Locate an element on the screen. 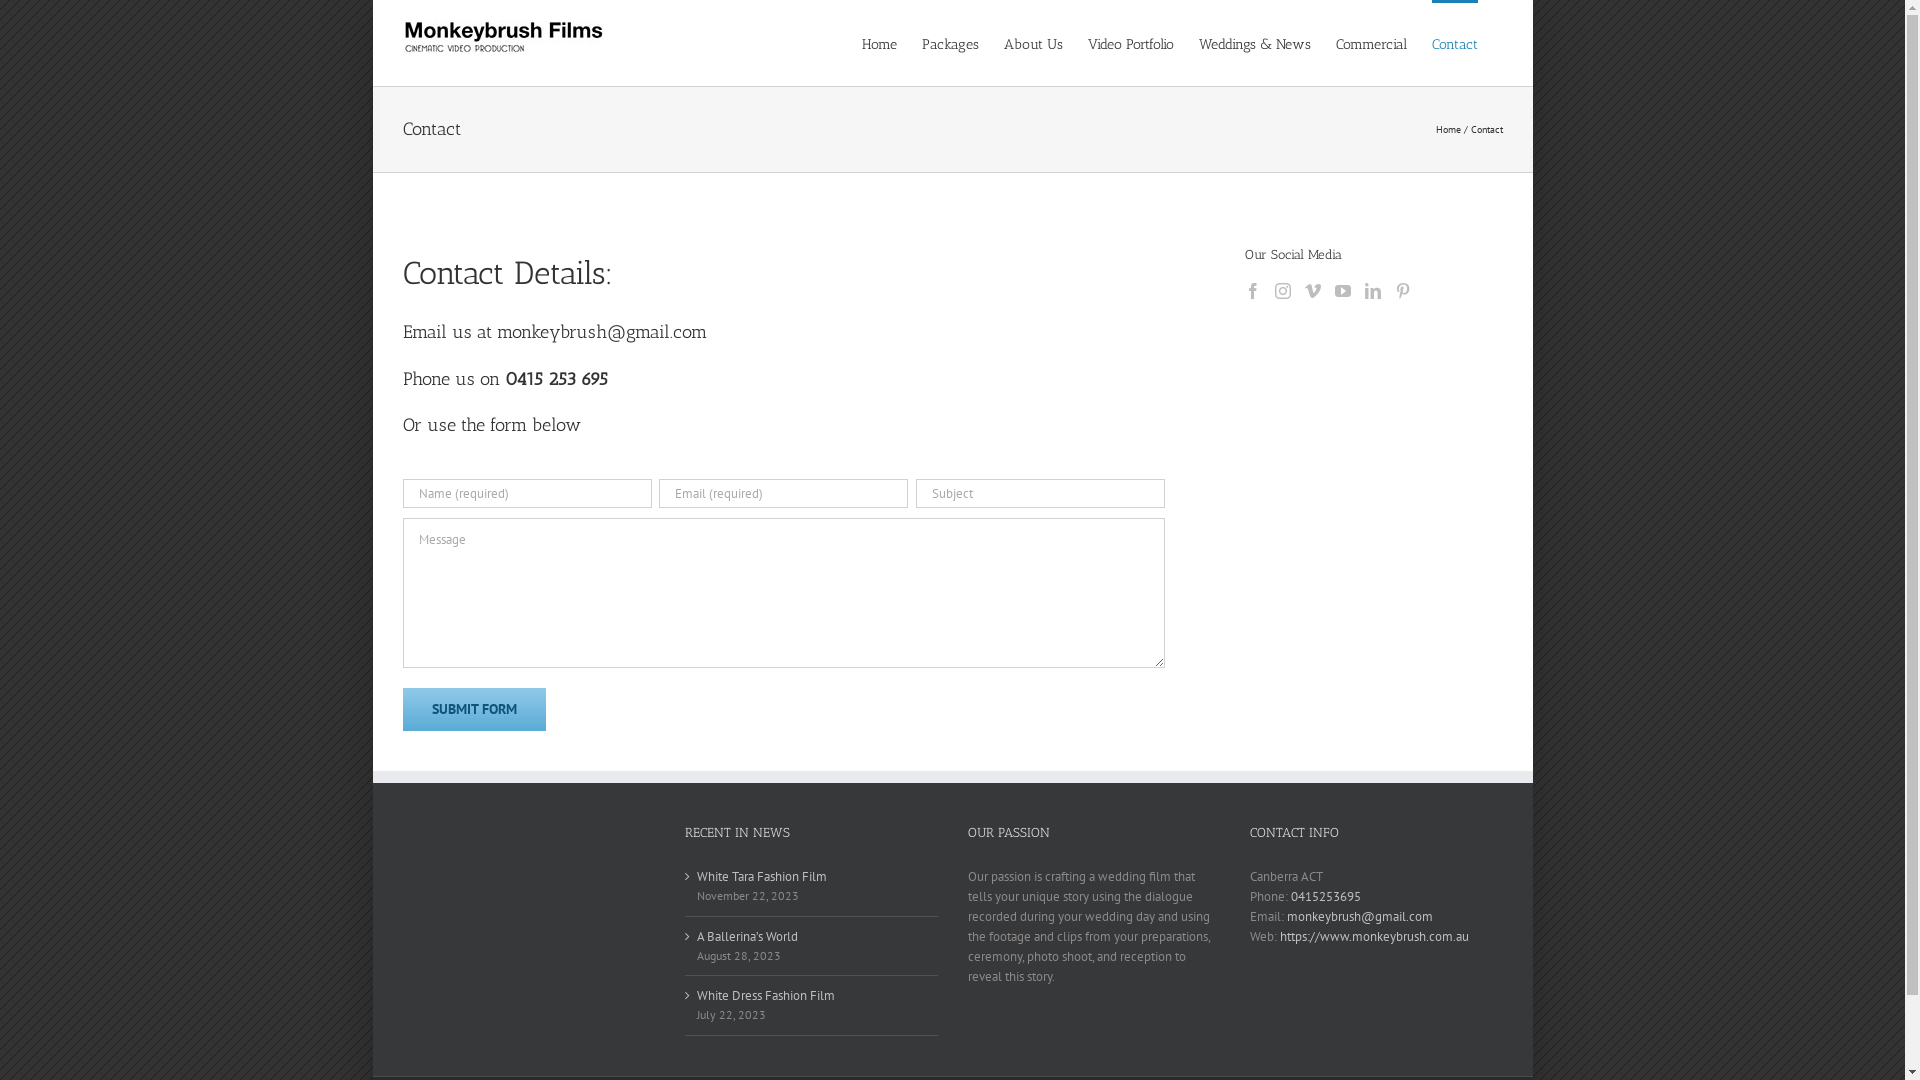  'https://www.monkeybrush.com.au' is located at coordinates (1373, 936).